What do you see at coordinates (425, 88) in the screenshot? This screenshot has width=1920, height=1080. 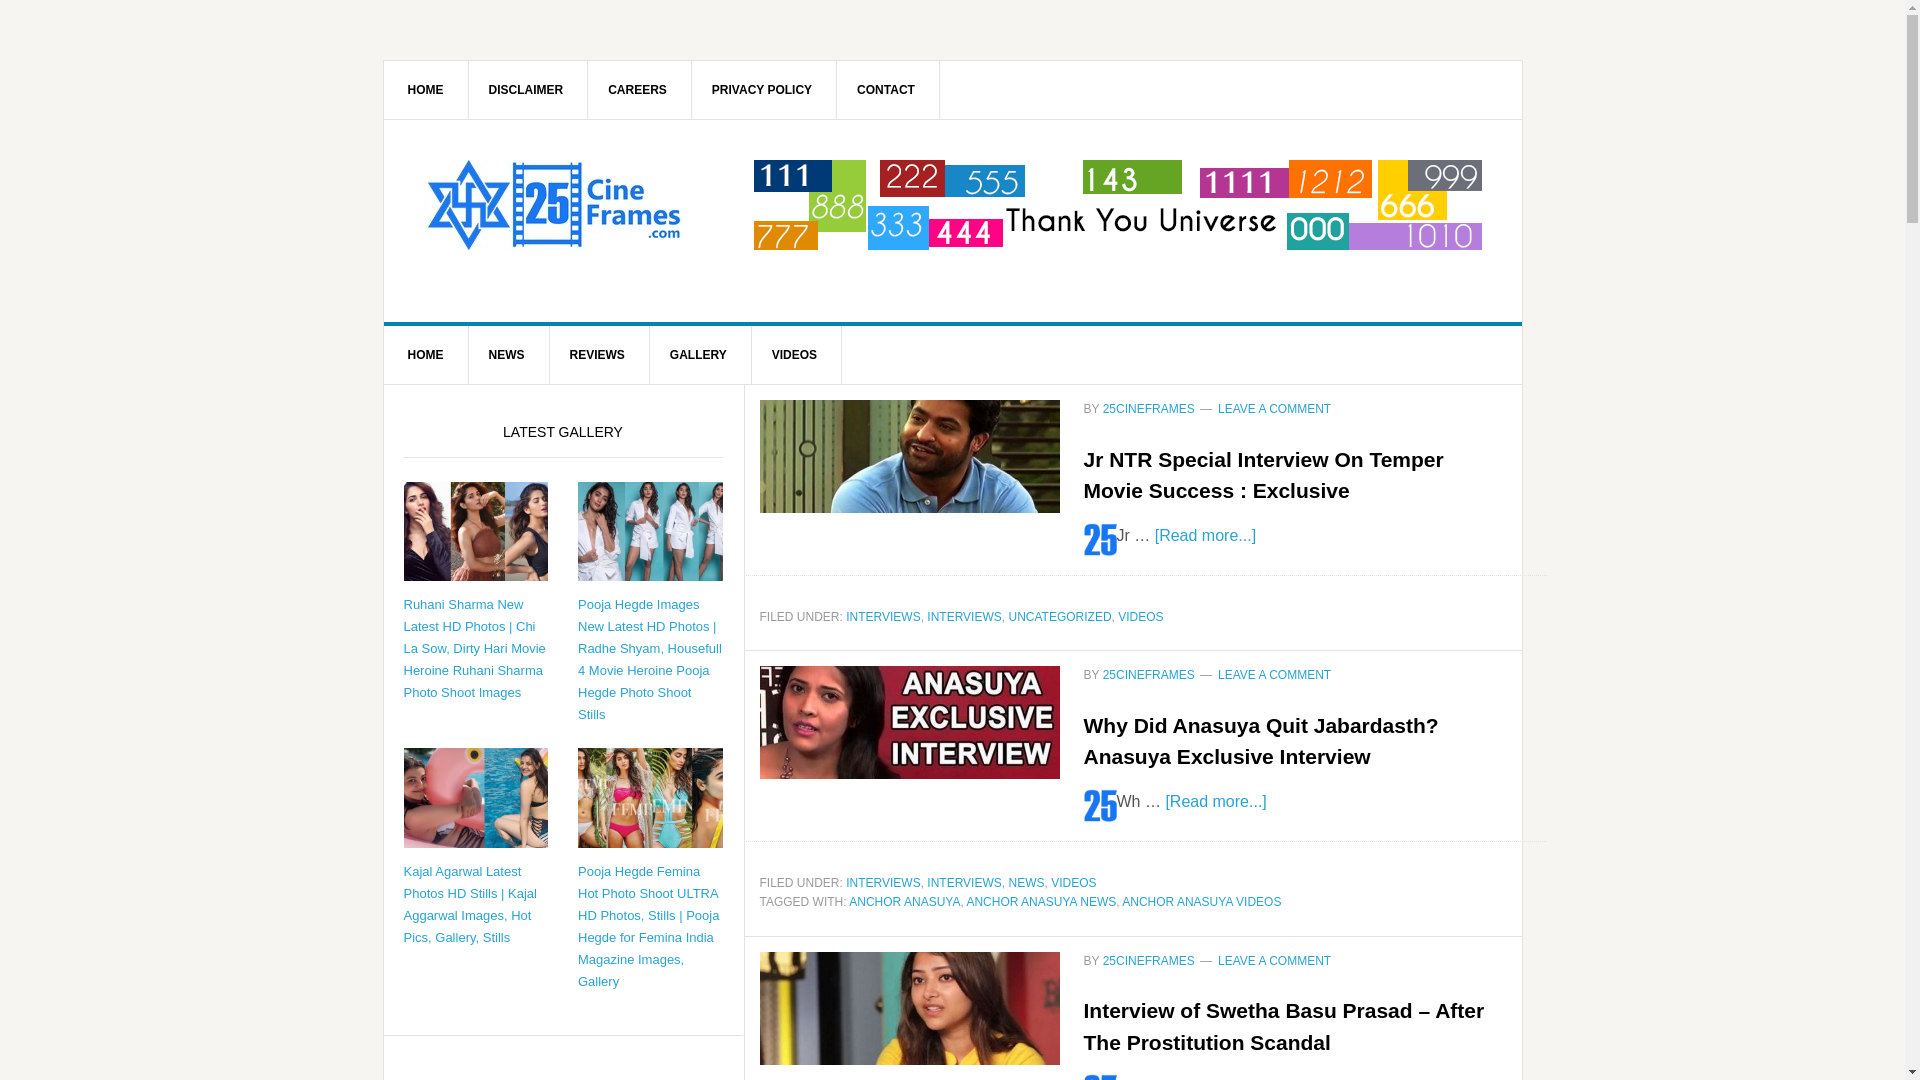 I see `'HOME'` at bounding box center [425, 88].